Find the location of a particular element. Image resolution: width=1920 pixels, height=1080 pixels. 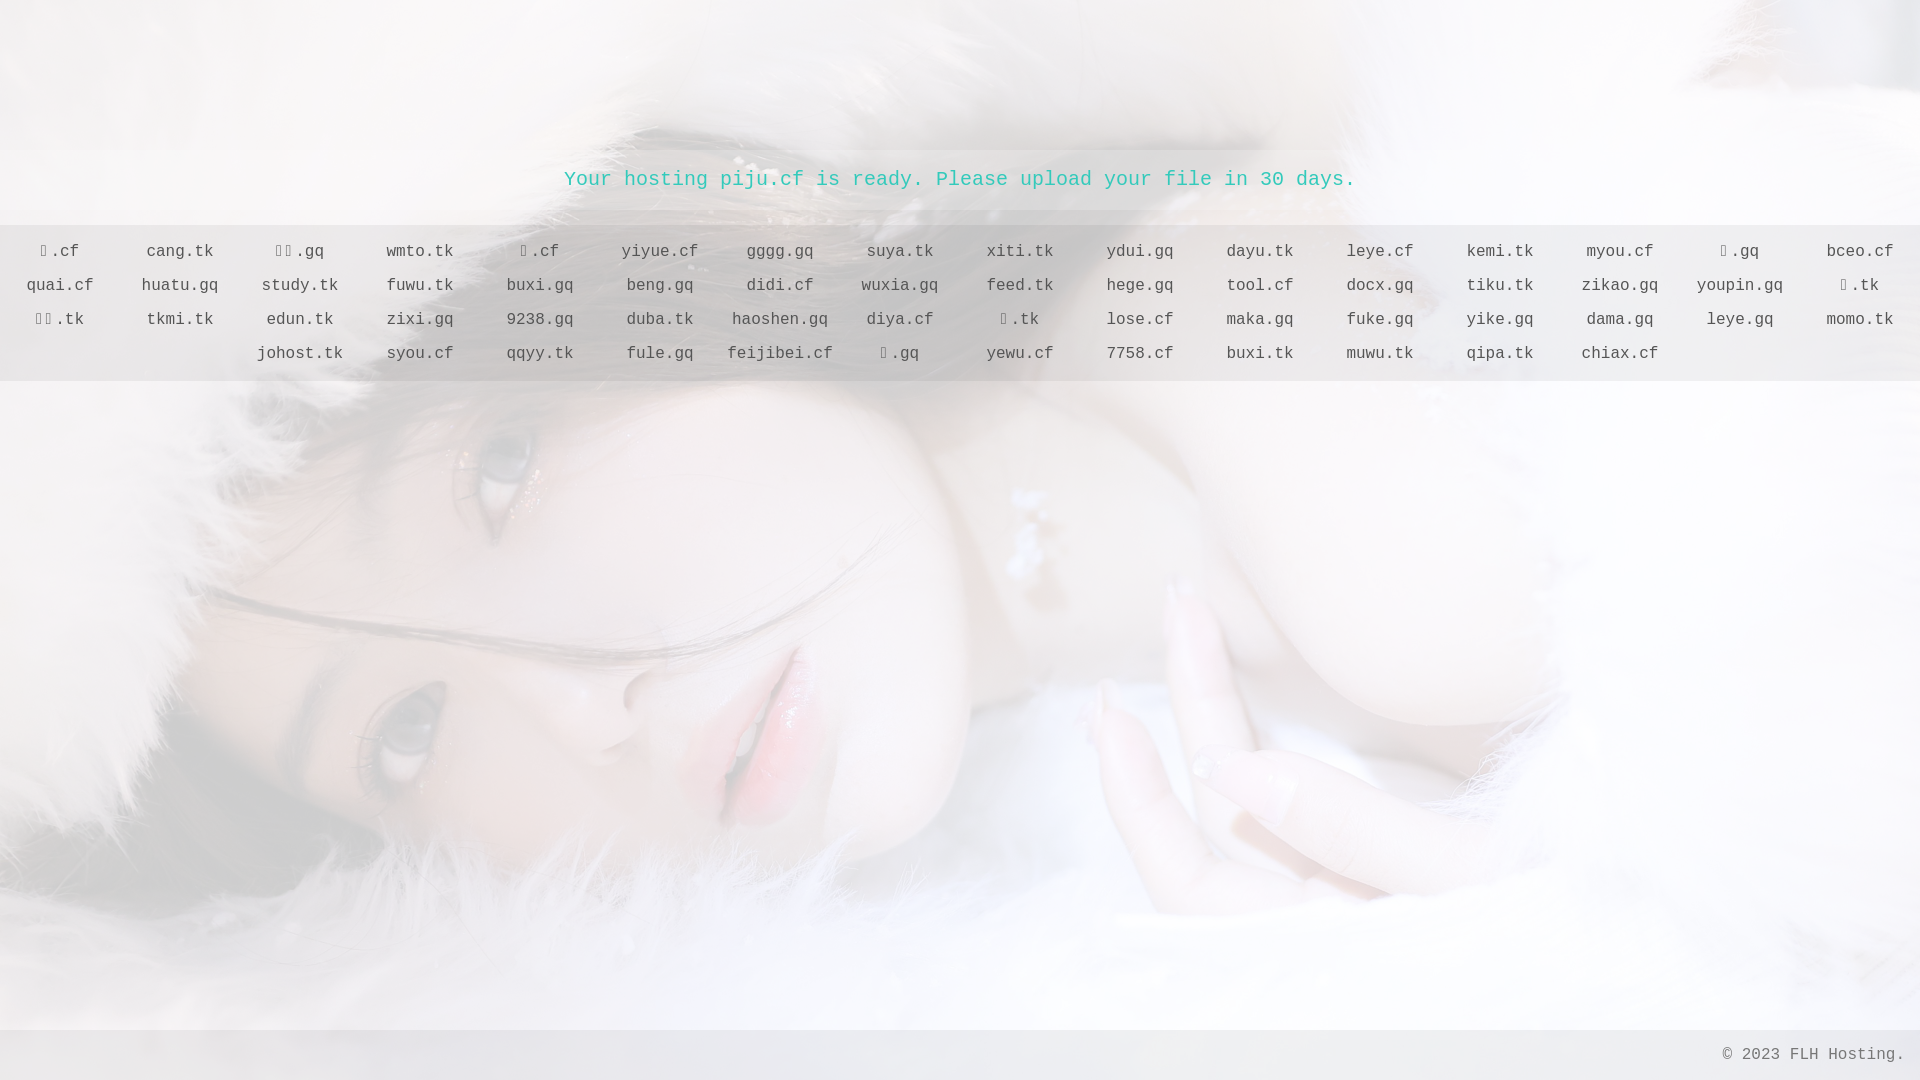

'kemi.tk' is located at coordinates (1440, 250).